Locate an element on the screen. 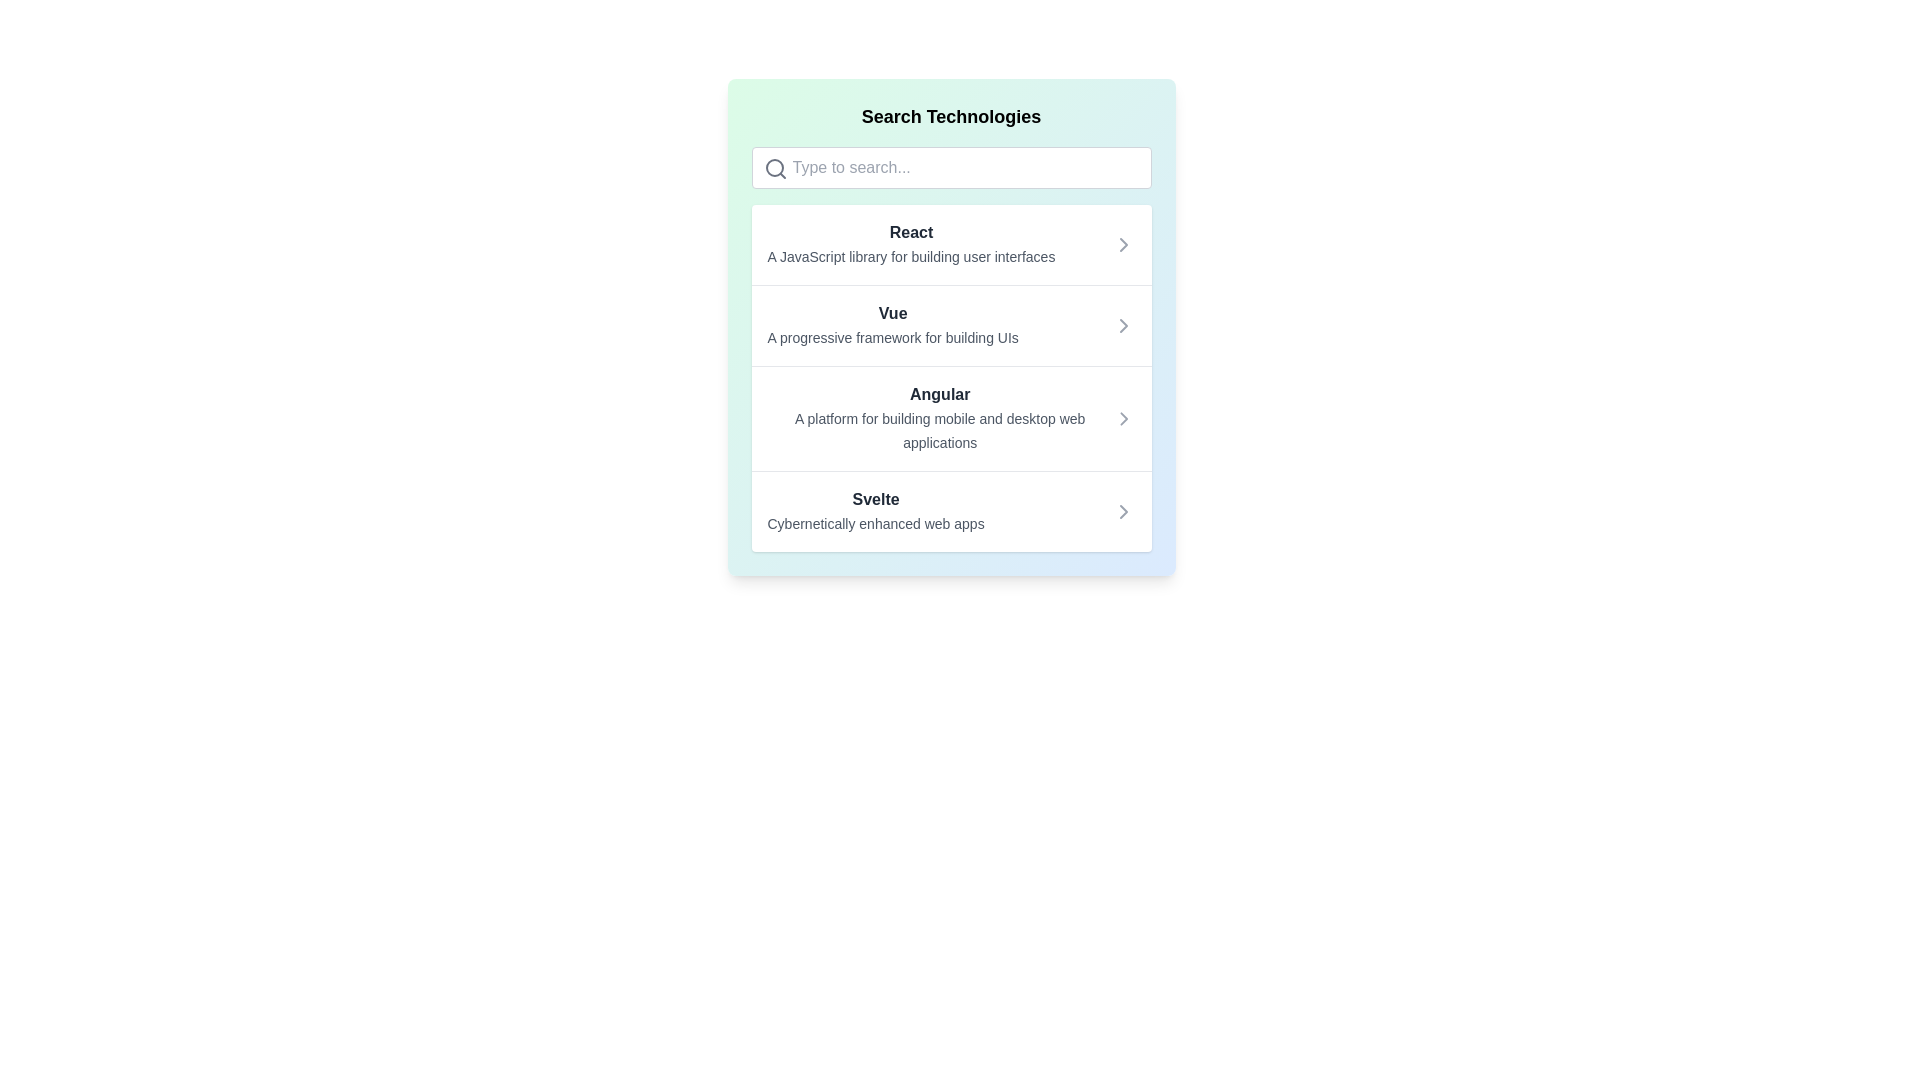 Image resolution: width=1920 pixels, height=1080 pixels. text label displaying 'Angular' which is styled in bold and located within the second list item of the 'Search Technologies' card-like structure is located at coordinates (939, 394).